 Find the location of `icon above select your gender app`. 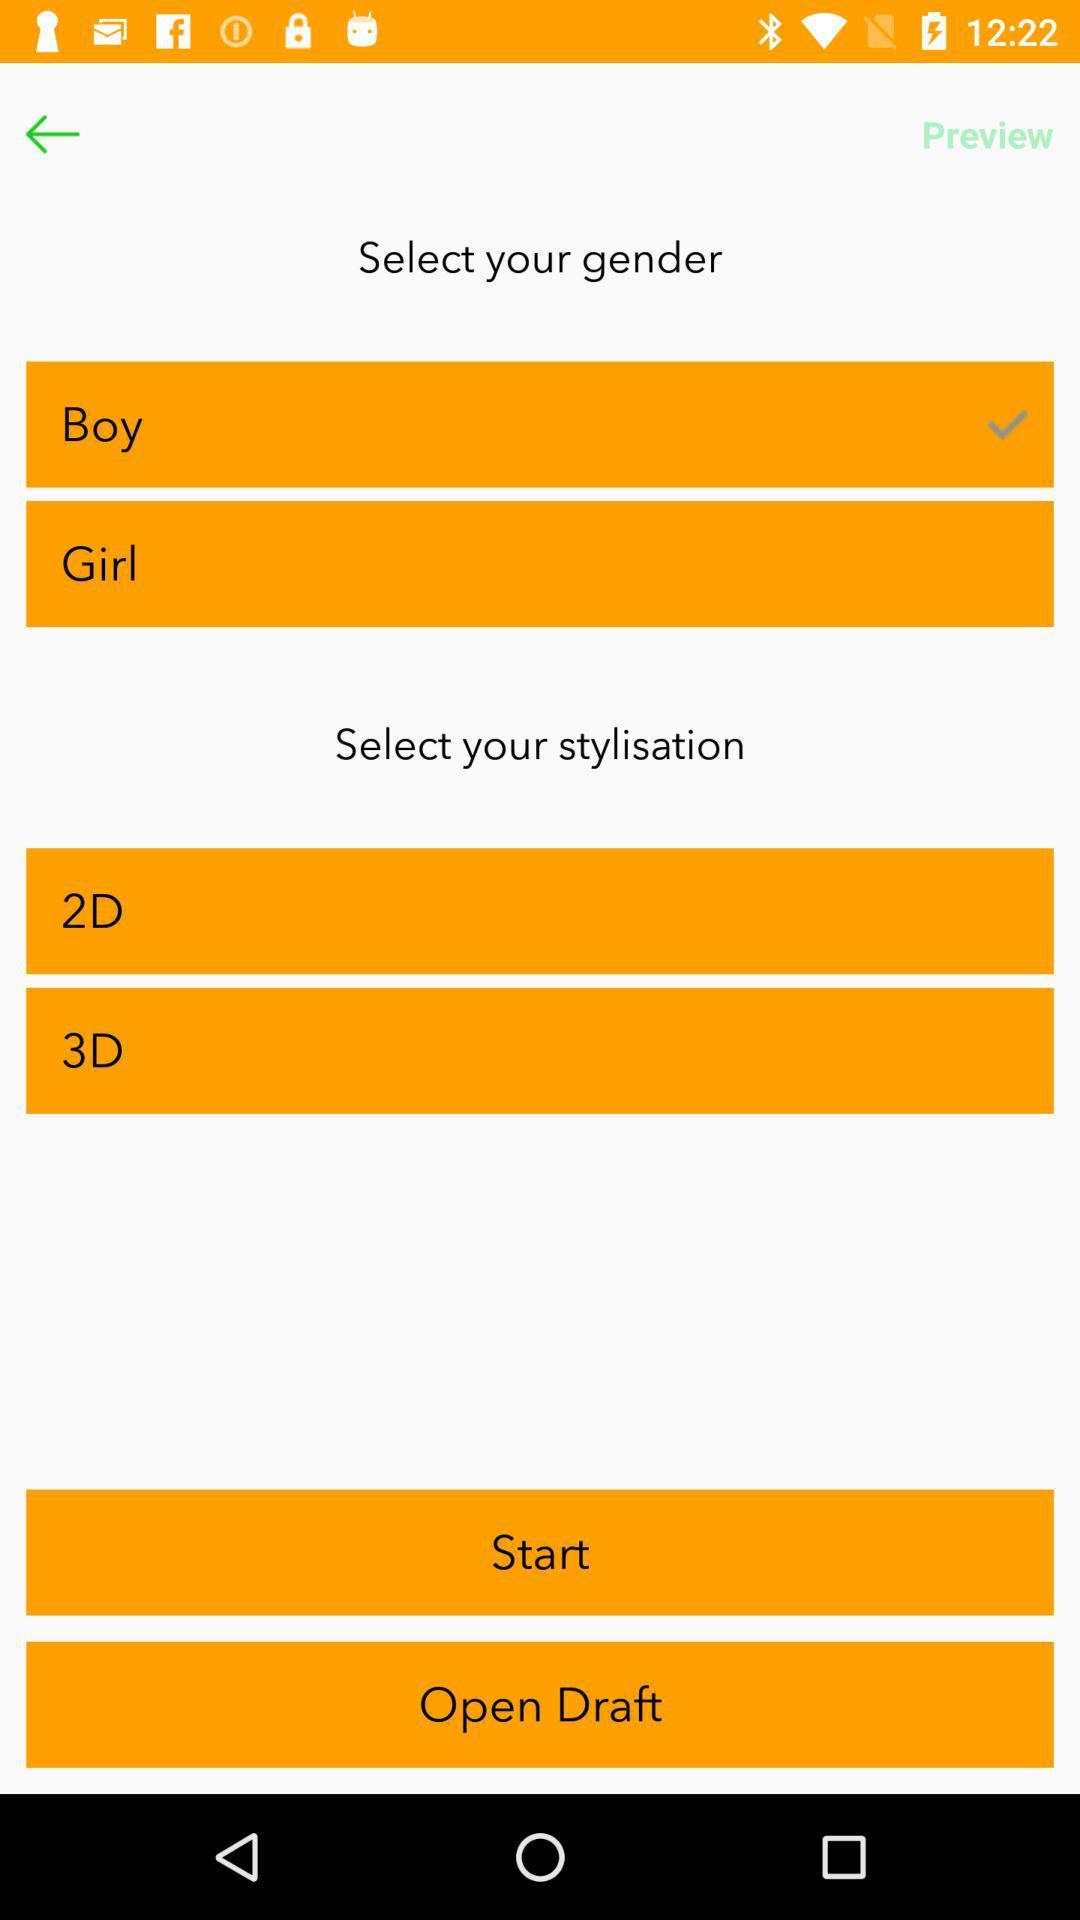

icon above select your gender app is located at coordinates (51, 133).